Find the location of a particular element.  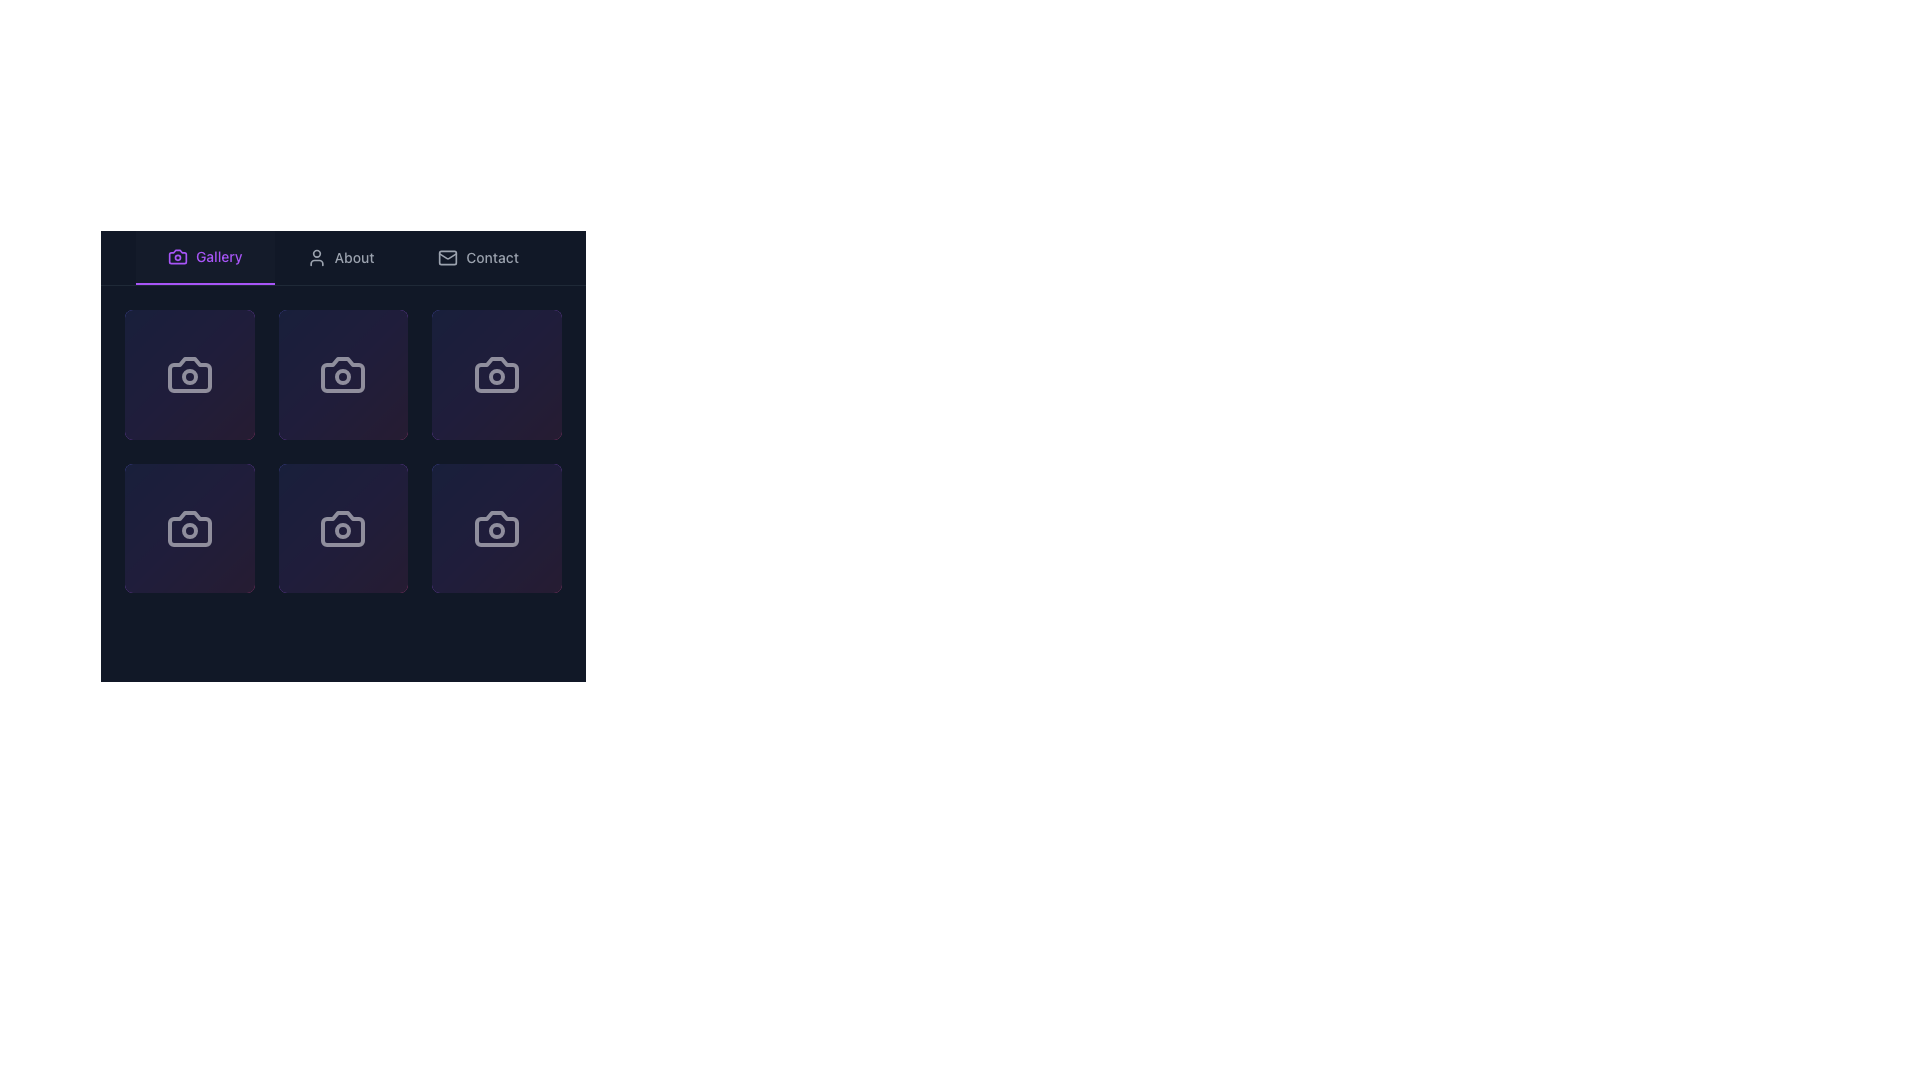

the icon located in the bottom-left tile of a 2x3 grid layout, which is intended for image or camera-related functionality is located at coordinates (189, 527).